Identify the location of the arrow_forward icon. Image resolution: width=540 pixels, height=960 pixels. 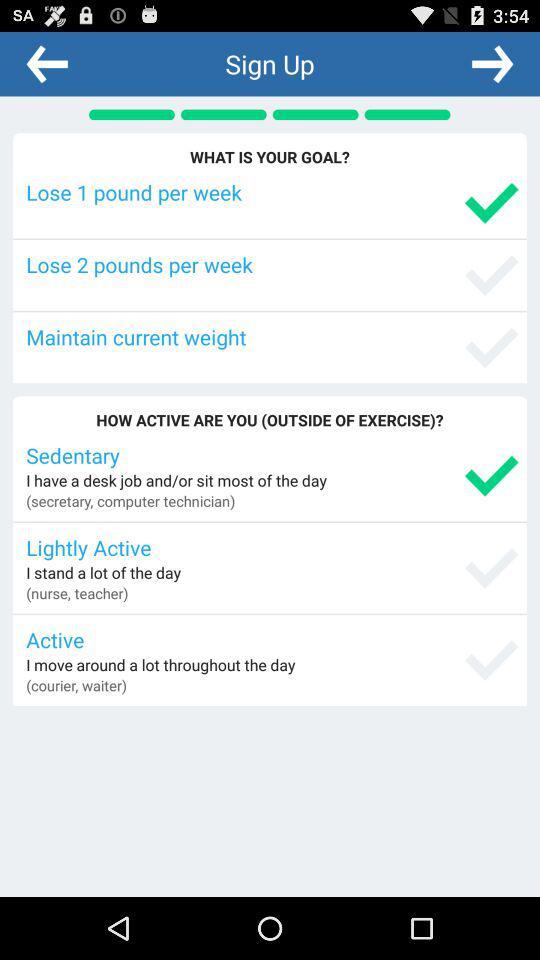
(491, 68).